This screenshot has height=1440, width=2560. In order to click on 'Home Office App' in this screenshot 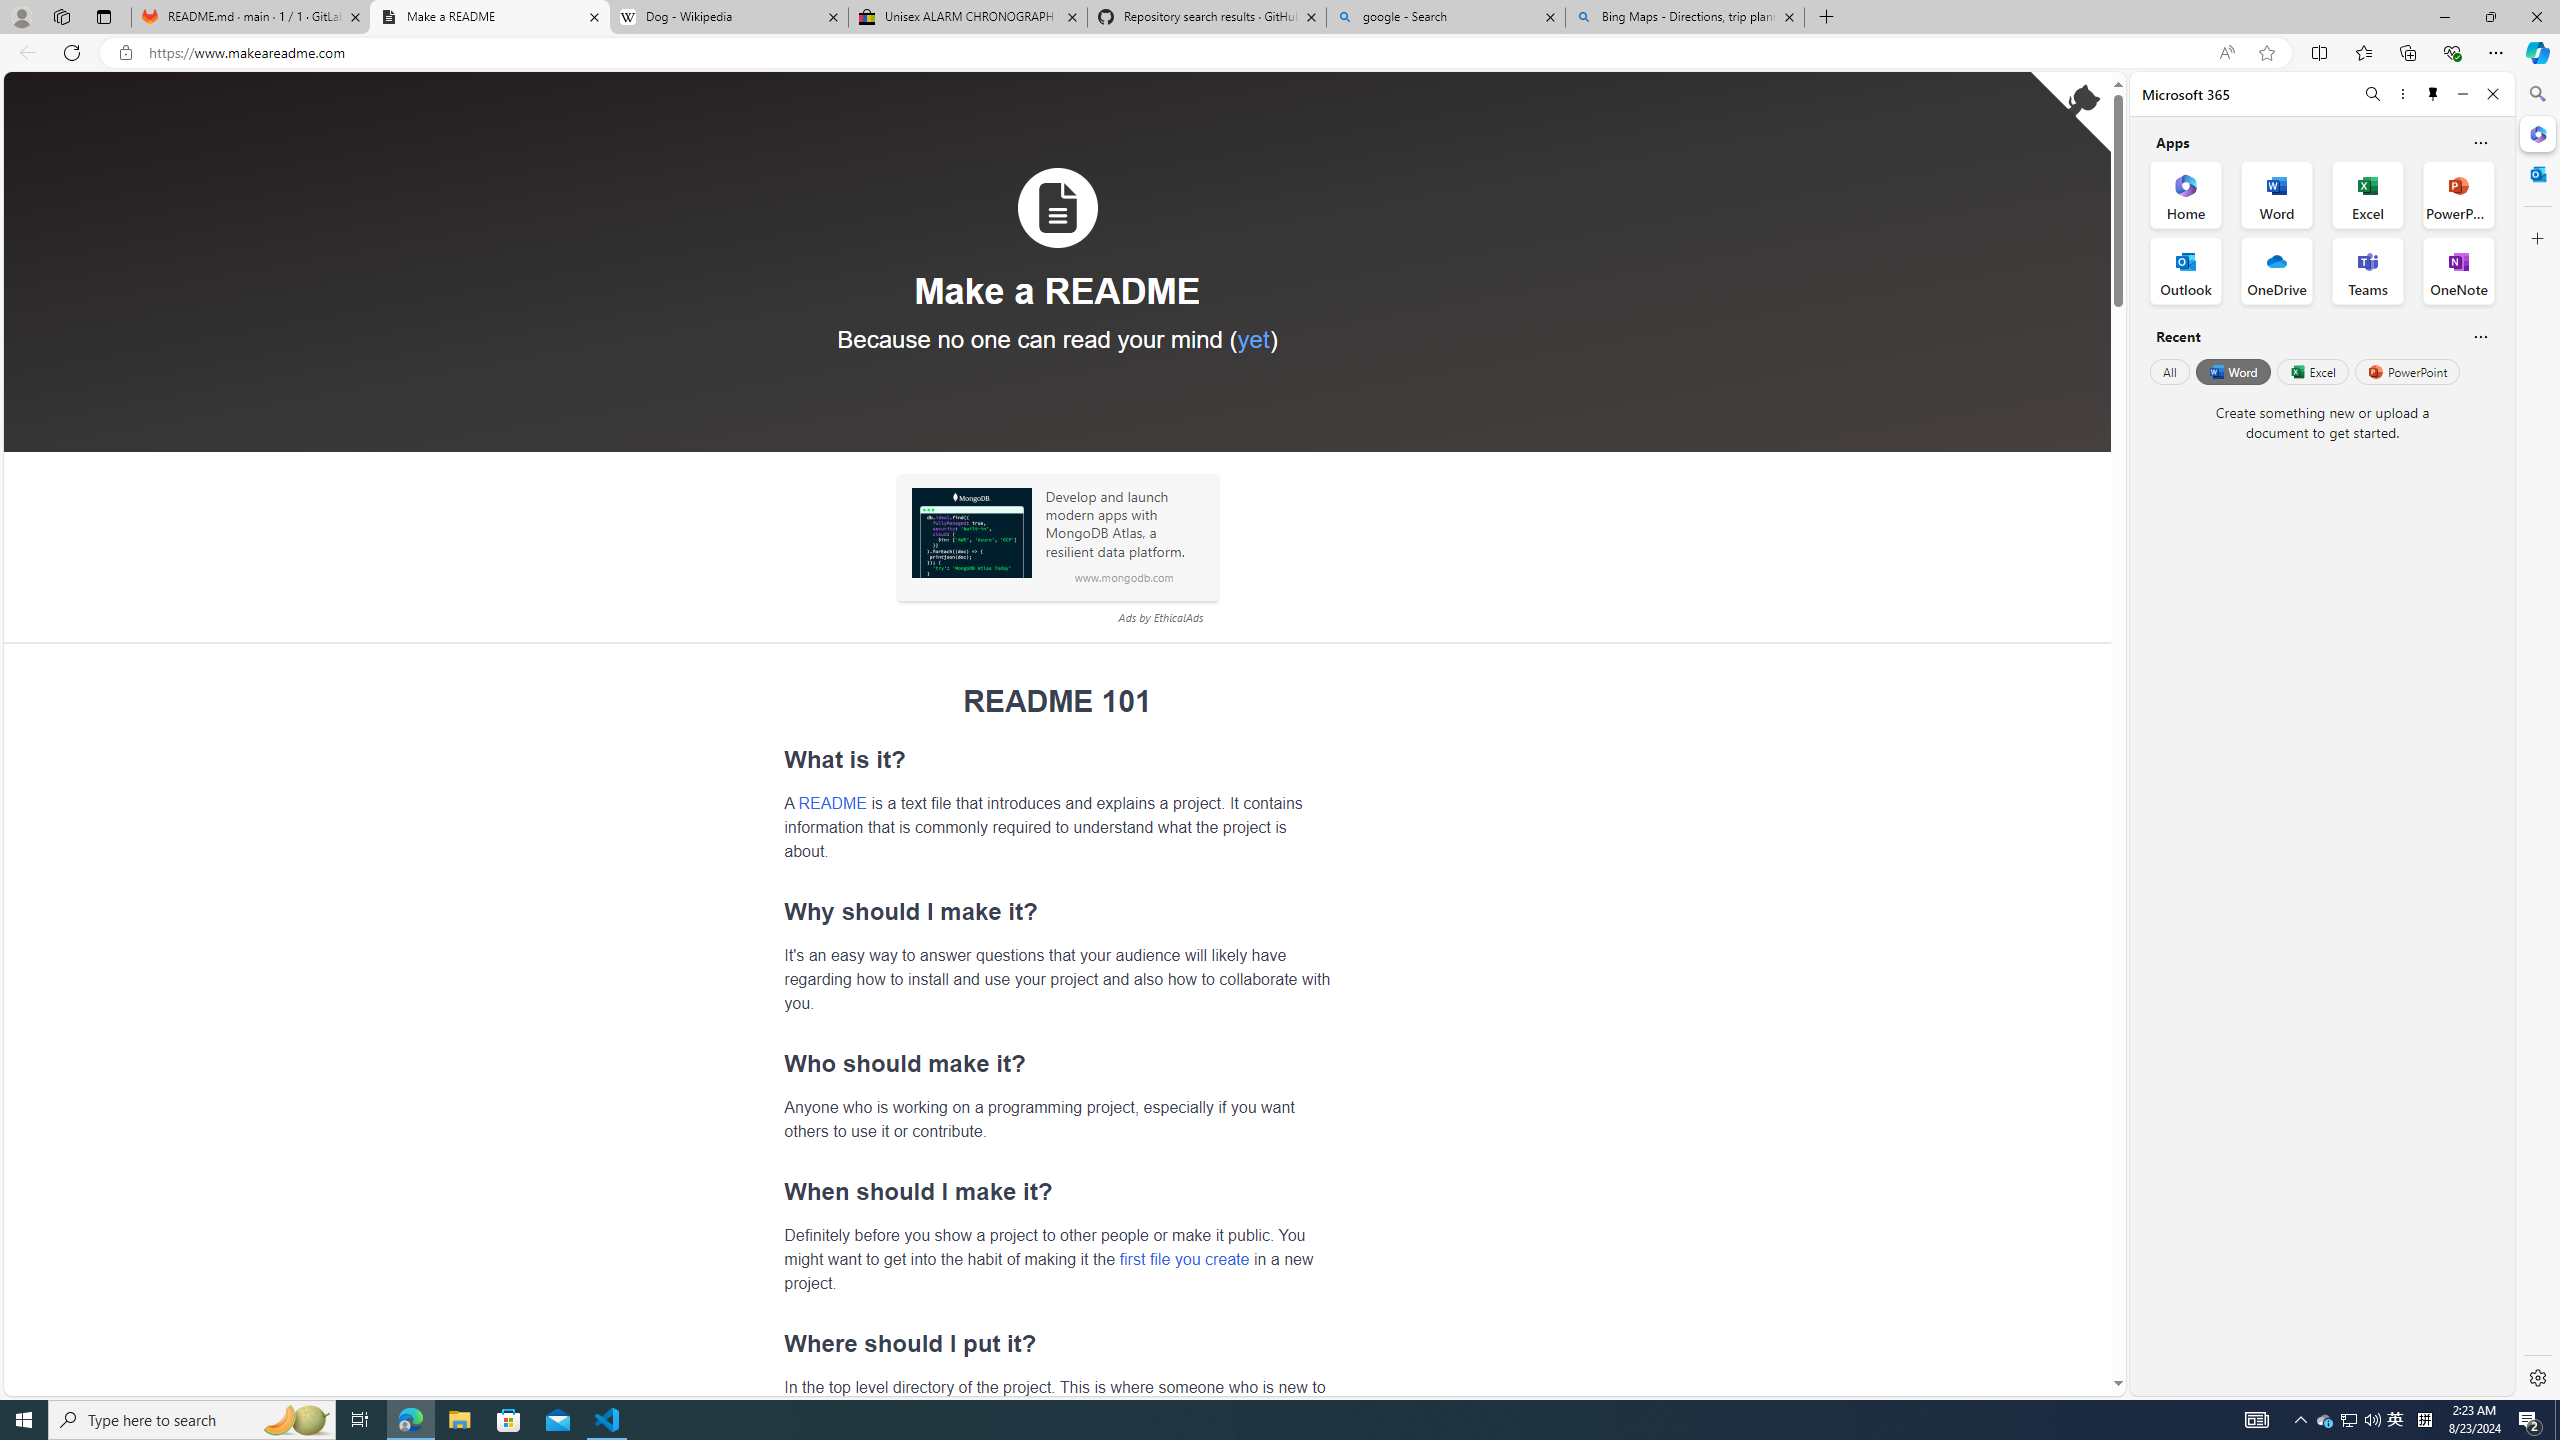, I will do `click(2185, 195)`.